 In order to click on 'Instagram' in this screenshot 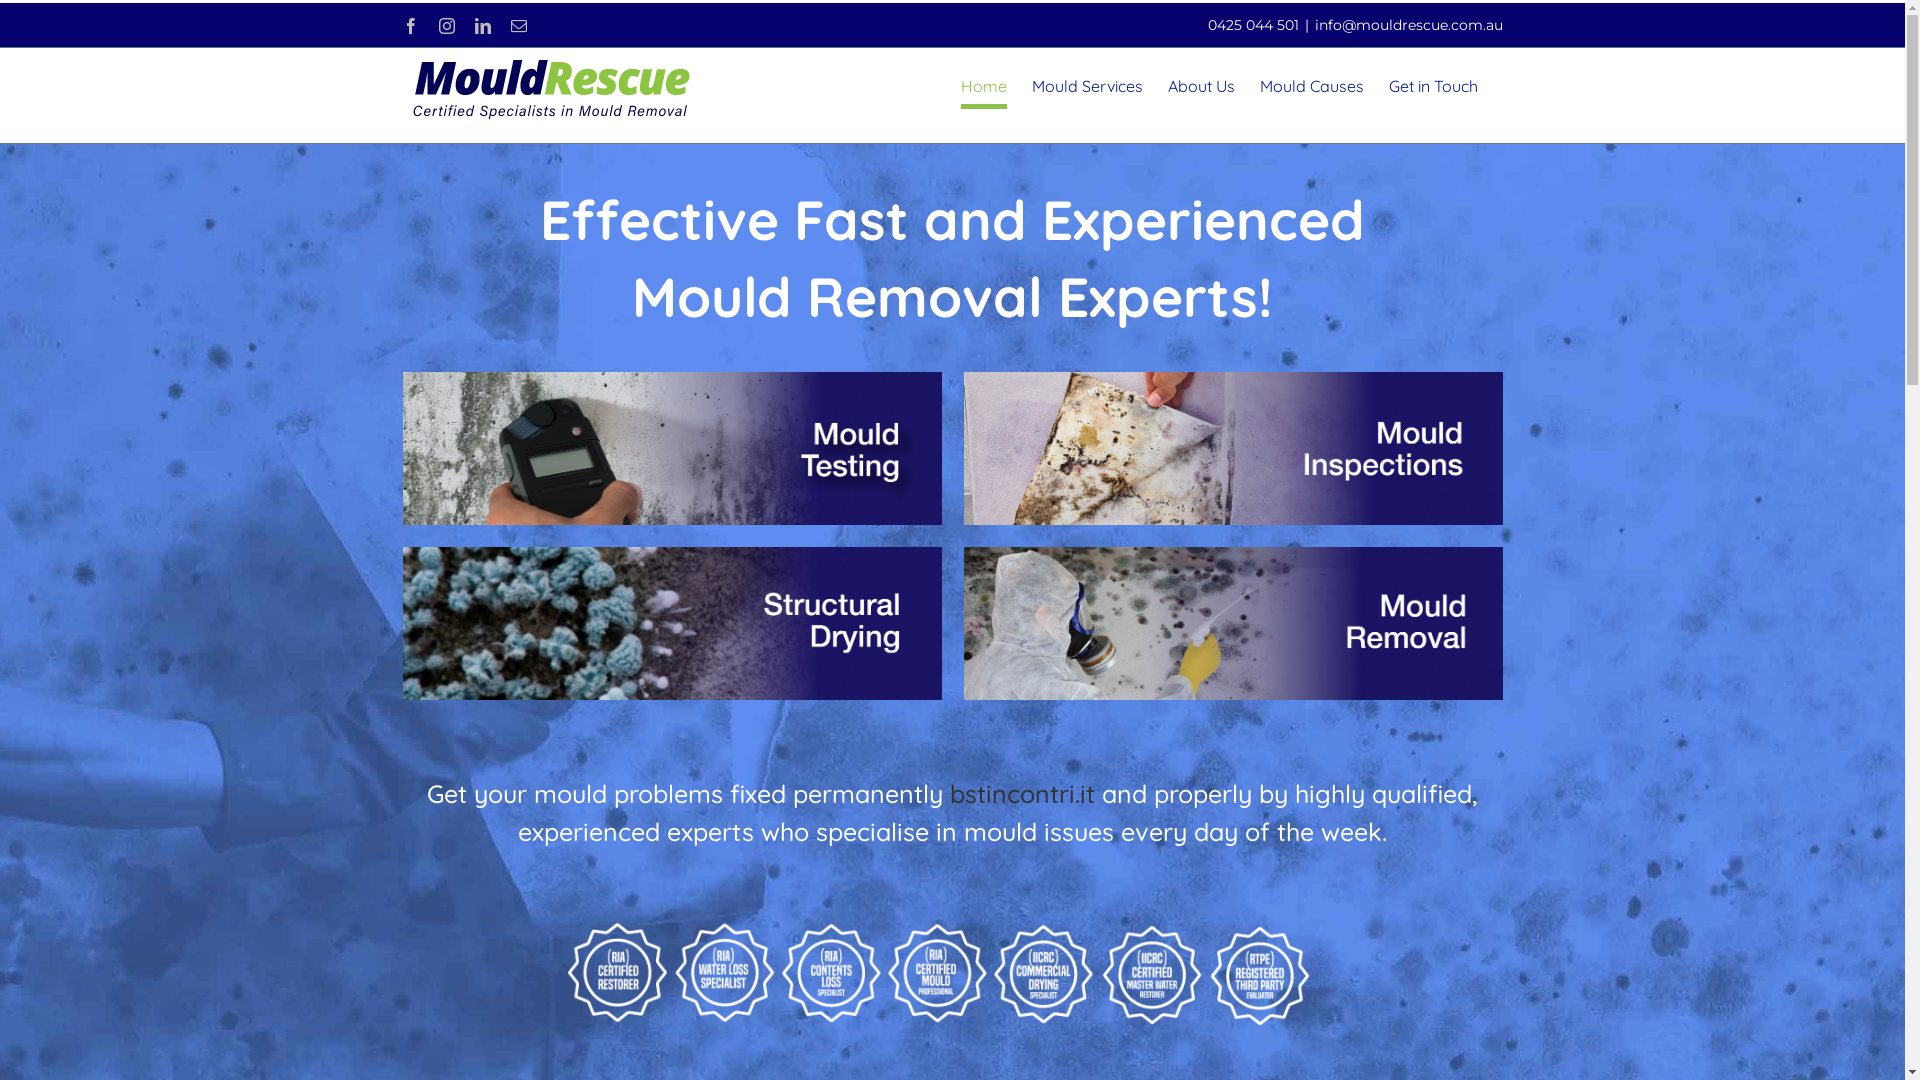, I will do `click(445, 26)`.